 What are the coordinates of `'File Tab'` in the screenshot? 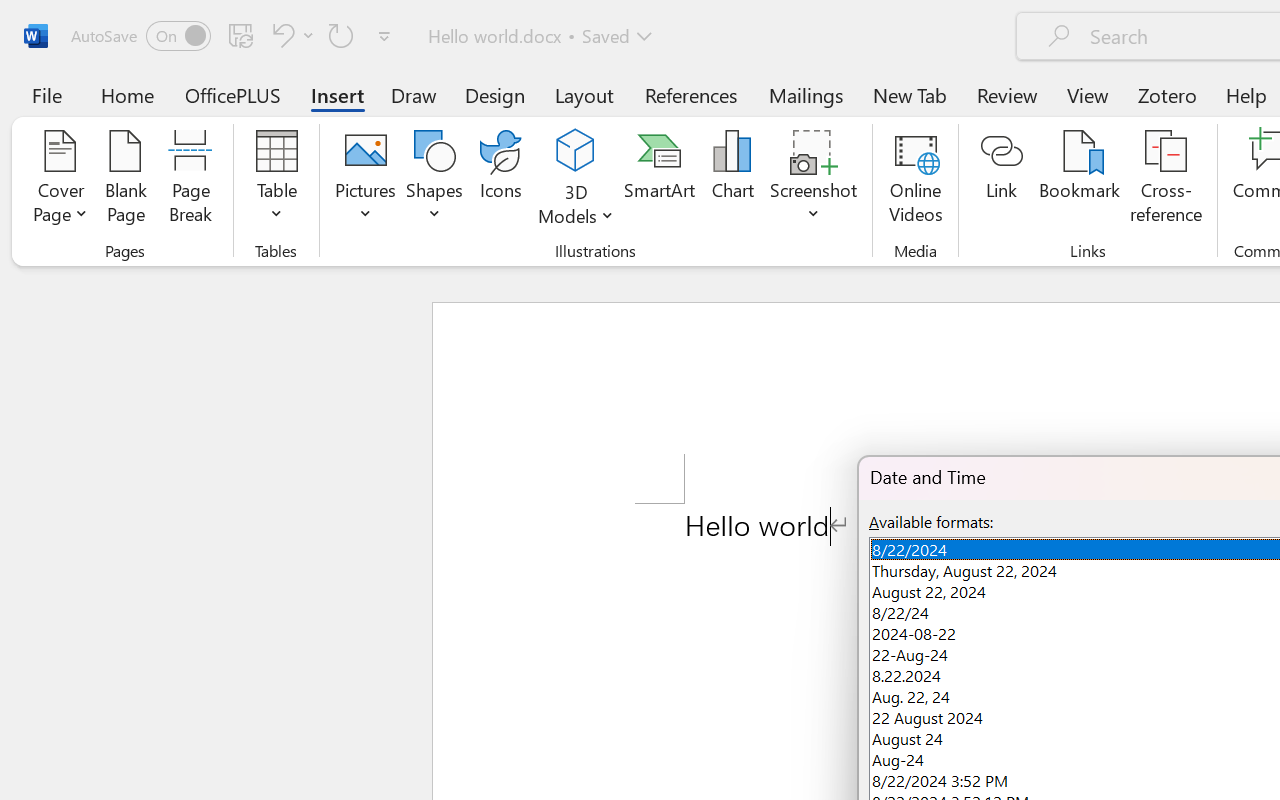 It's located at (46, 94).